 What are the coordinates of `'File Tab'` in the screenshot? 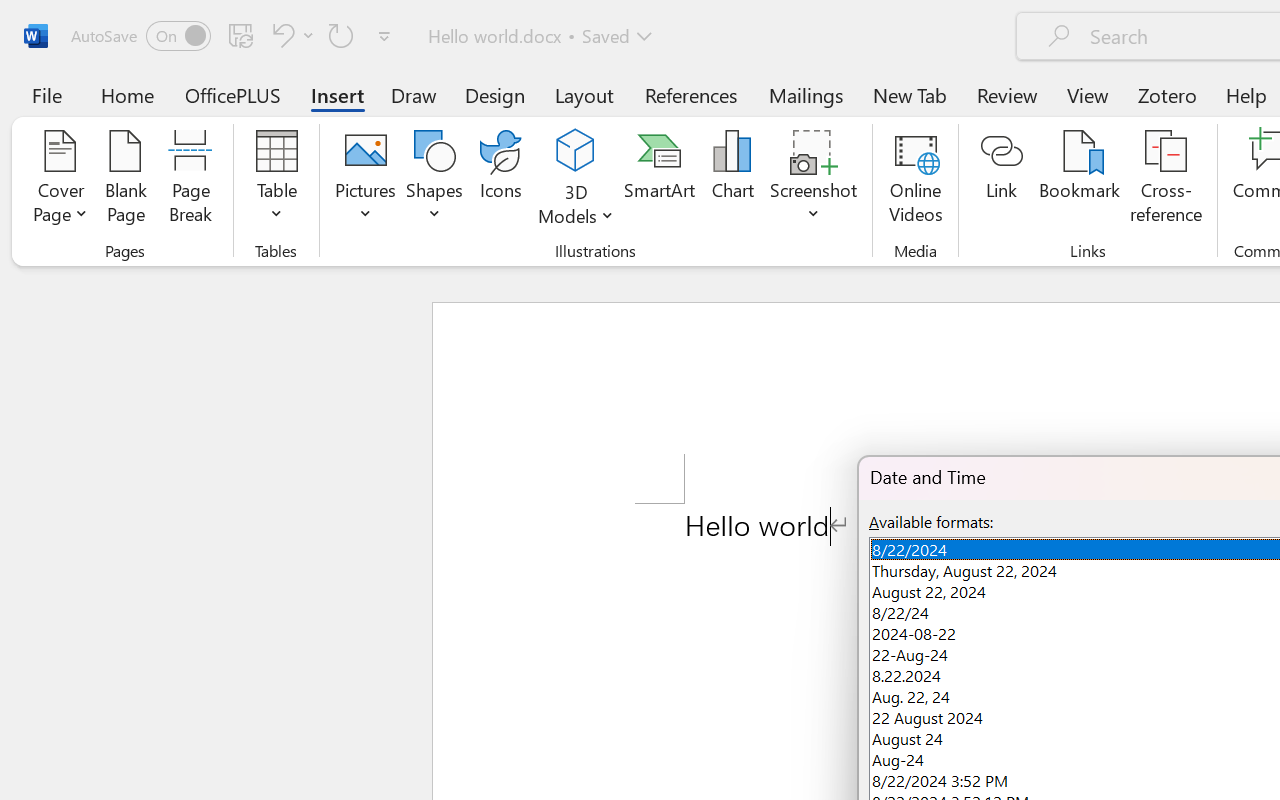 It's located at (46, 94).